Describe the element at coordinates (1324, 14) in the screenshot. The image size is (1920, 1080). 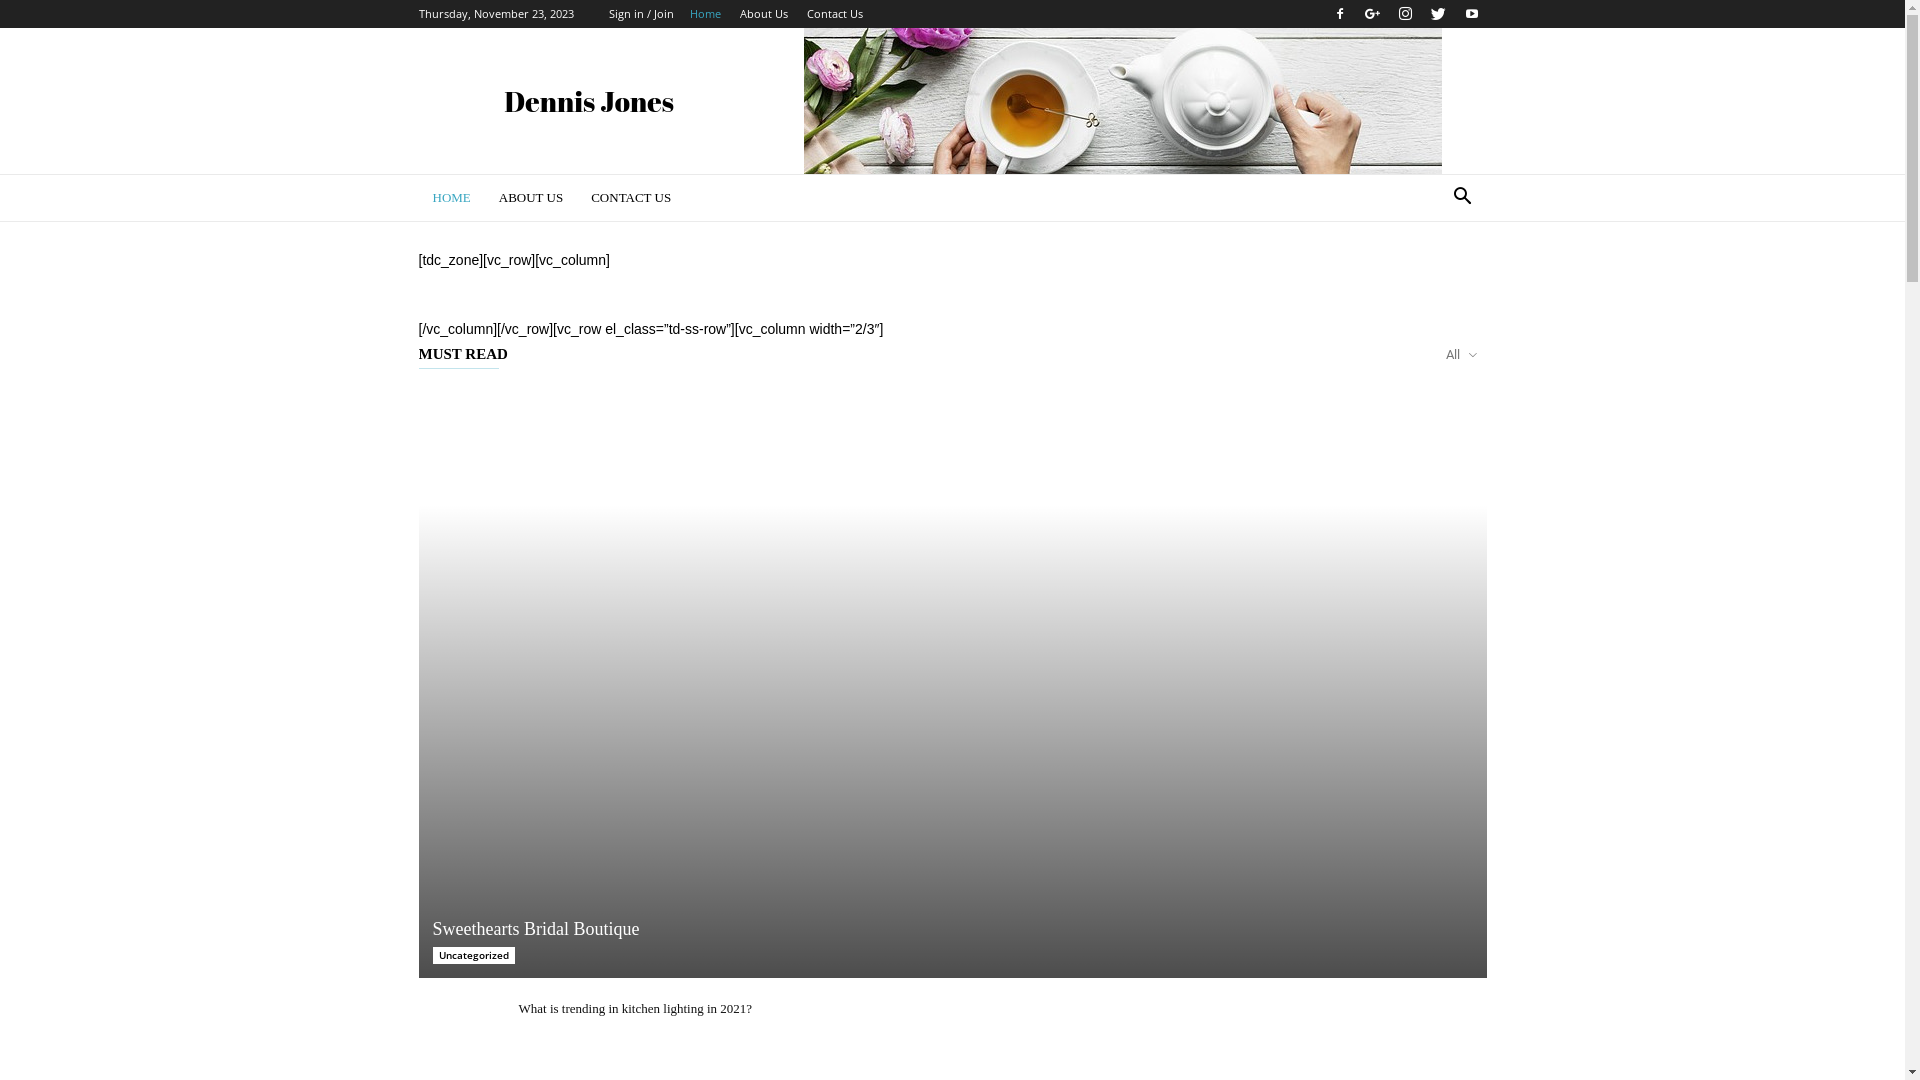
I see `'Facebook'` at that location.